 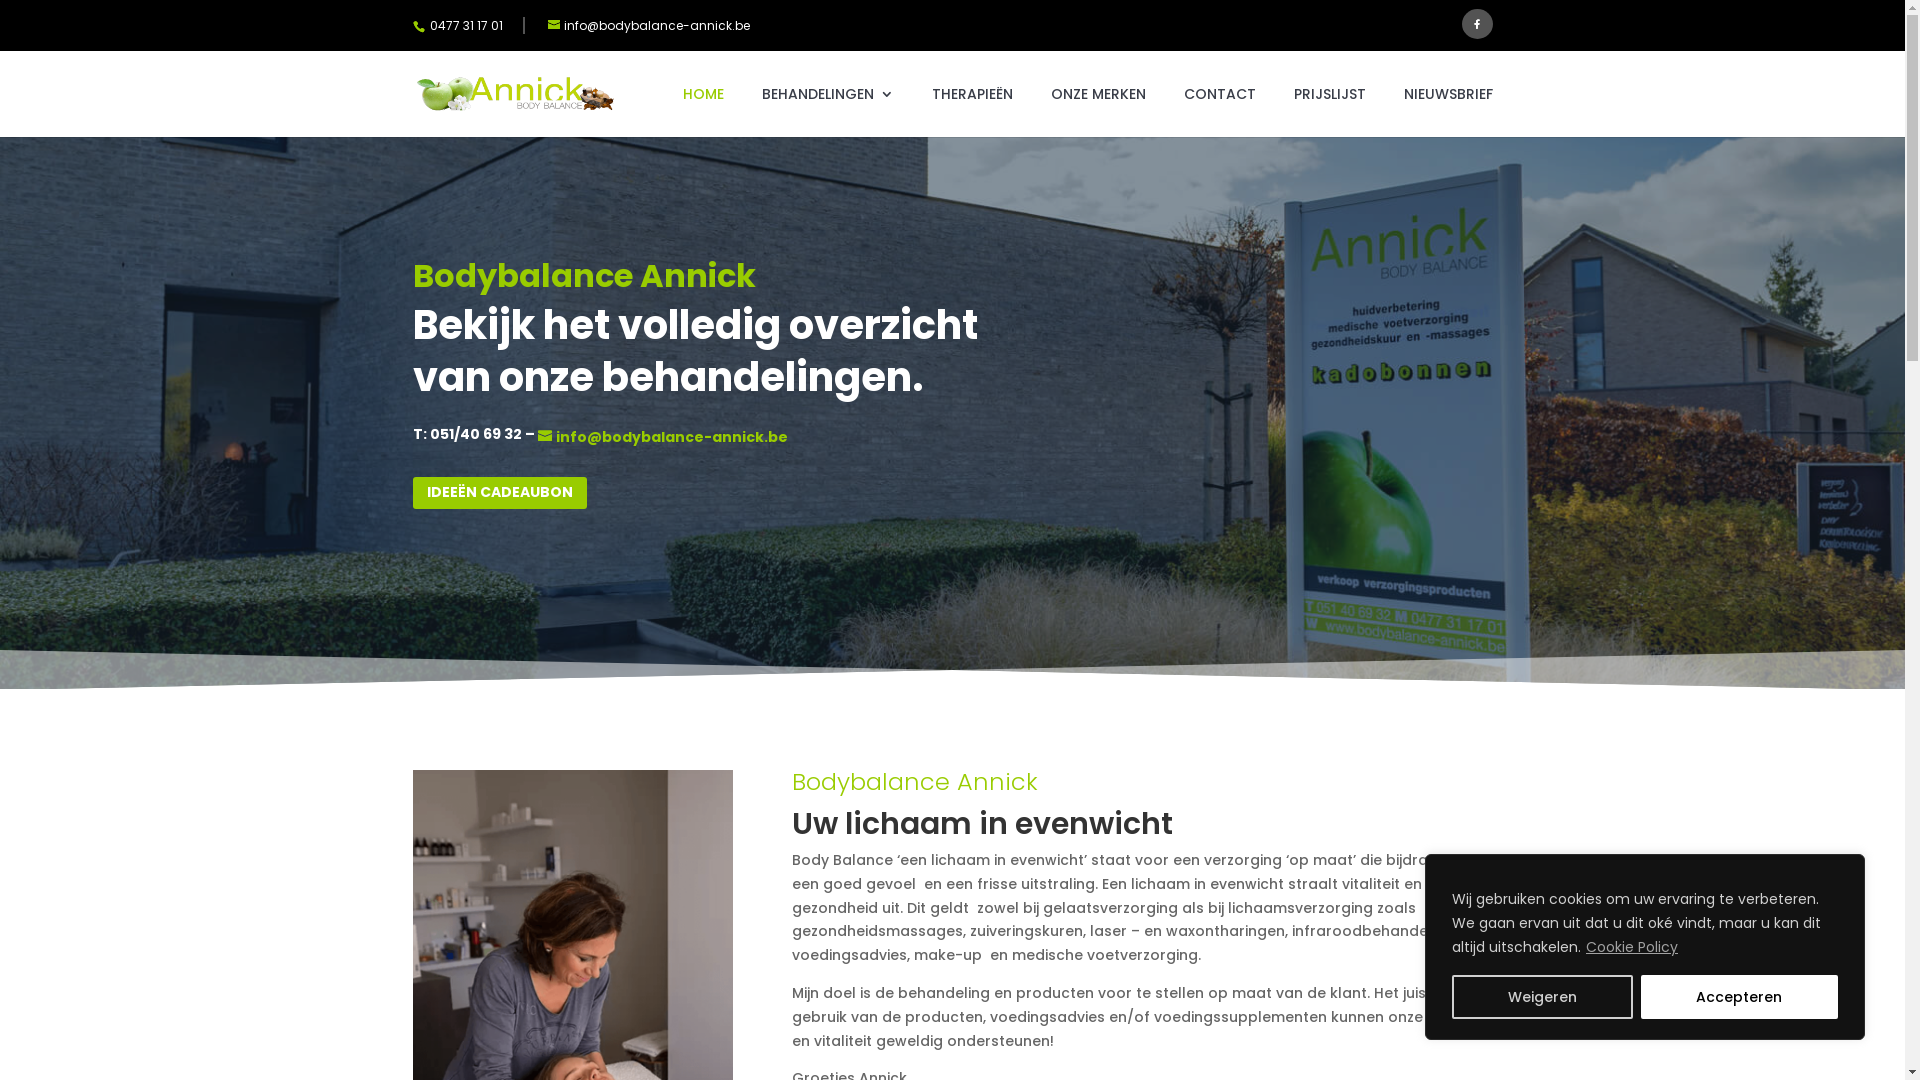 I want to click on 'Accepteren', so click(x=1737, y=996).